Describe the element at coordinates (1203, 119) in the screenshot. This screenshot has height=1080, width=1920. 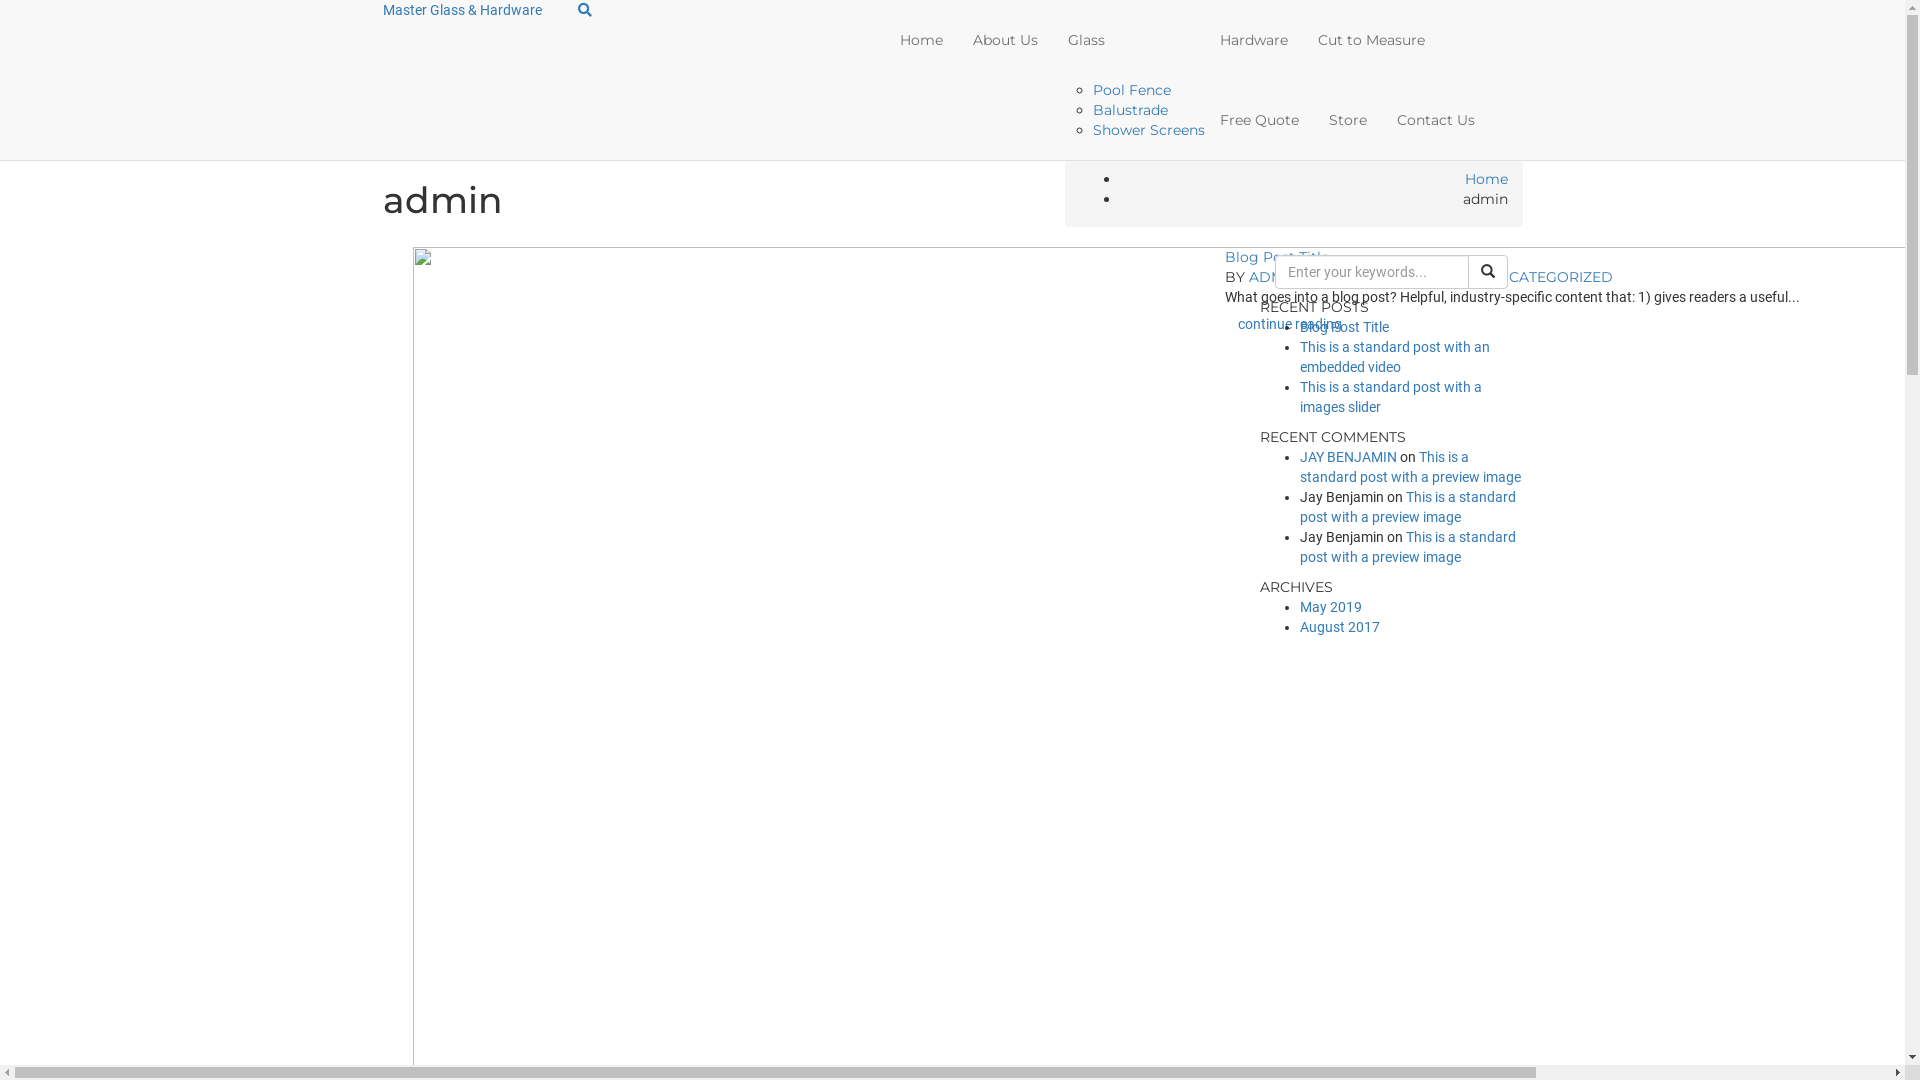
I see `'Free Quote'` at that location.